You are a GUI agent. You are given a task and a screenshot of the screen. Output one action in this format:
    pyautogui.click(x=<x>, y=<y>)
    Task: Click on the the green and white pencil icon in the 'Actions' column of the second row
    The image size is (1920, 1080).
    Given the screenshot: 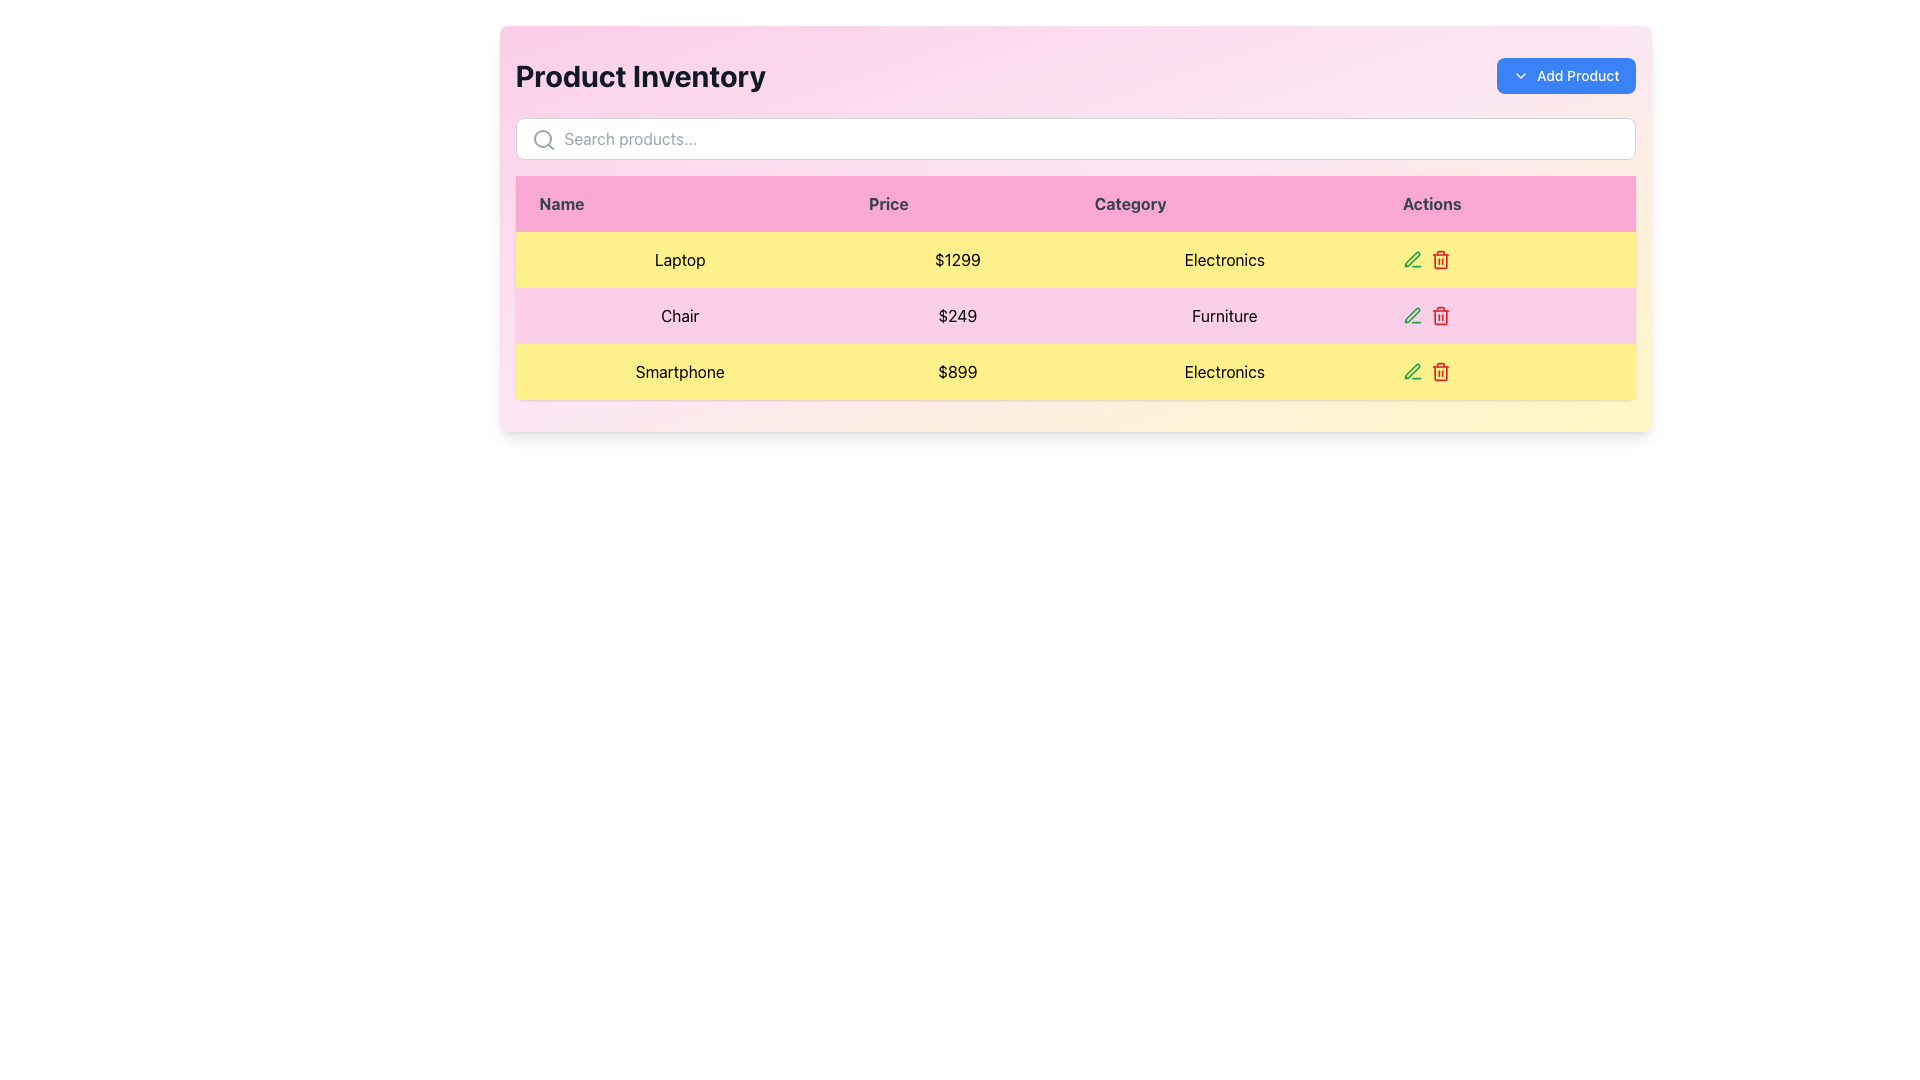 What is the action you would take?
    pyautogui.click(x=1411, y=371)
    